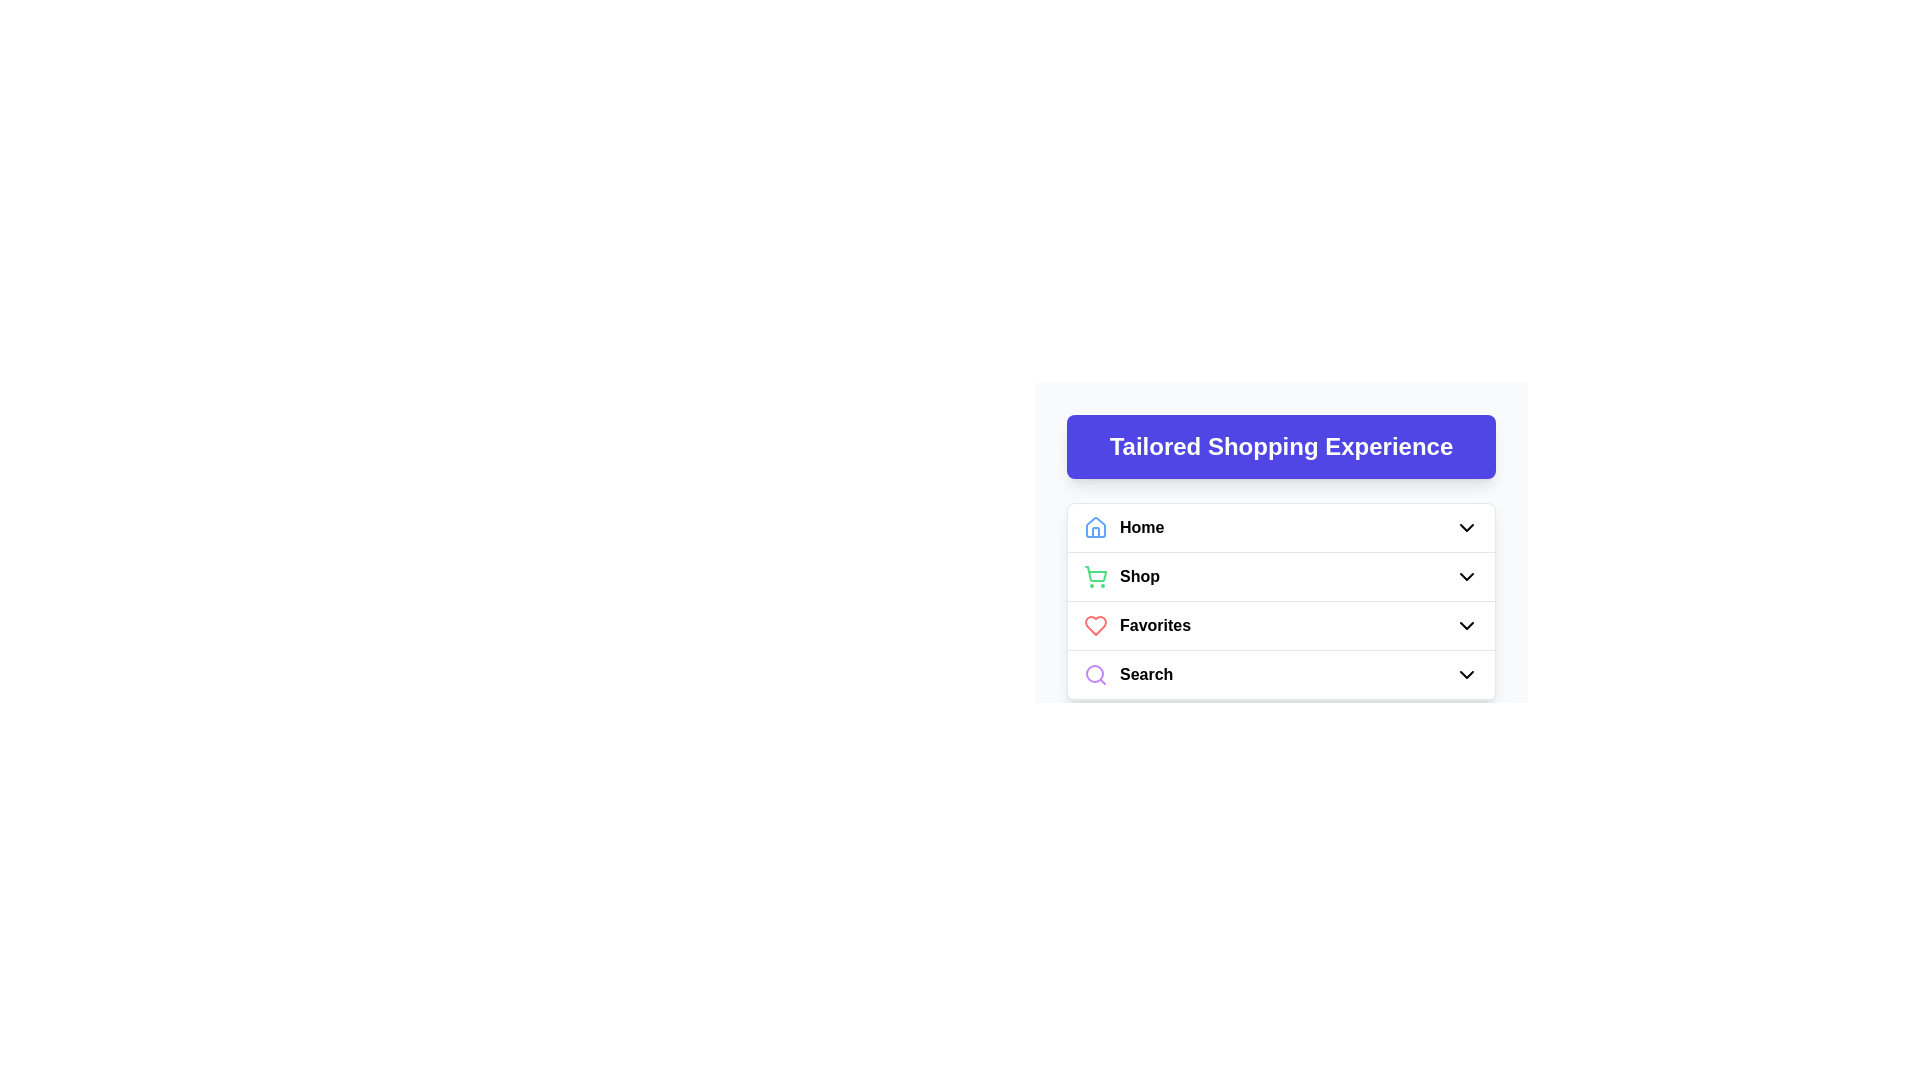  Describe the element at coordinates (1281, 675) in the screenshot. I see `the 'Search' button, which is the last button in the vertical menu under 'Tailored Shopping Experience'` at that location.